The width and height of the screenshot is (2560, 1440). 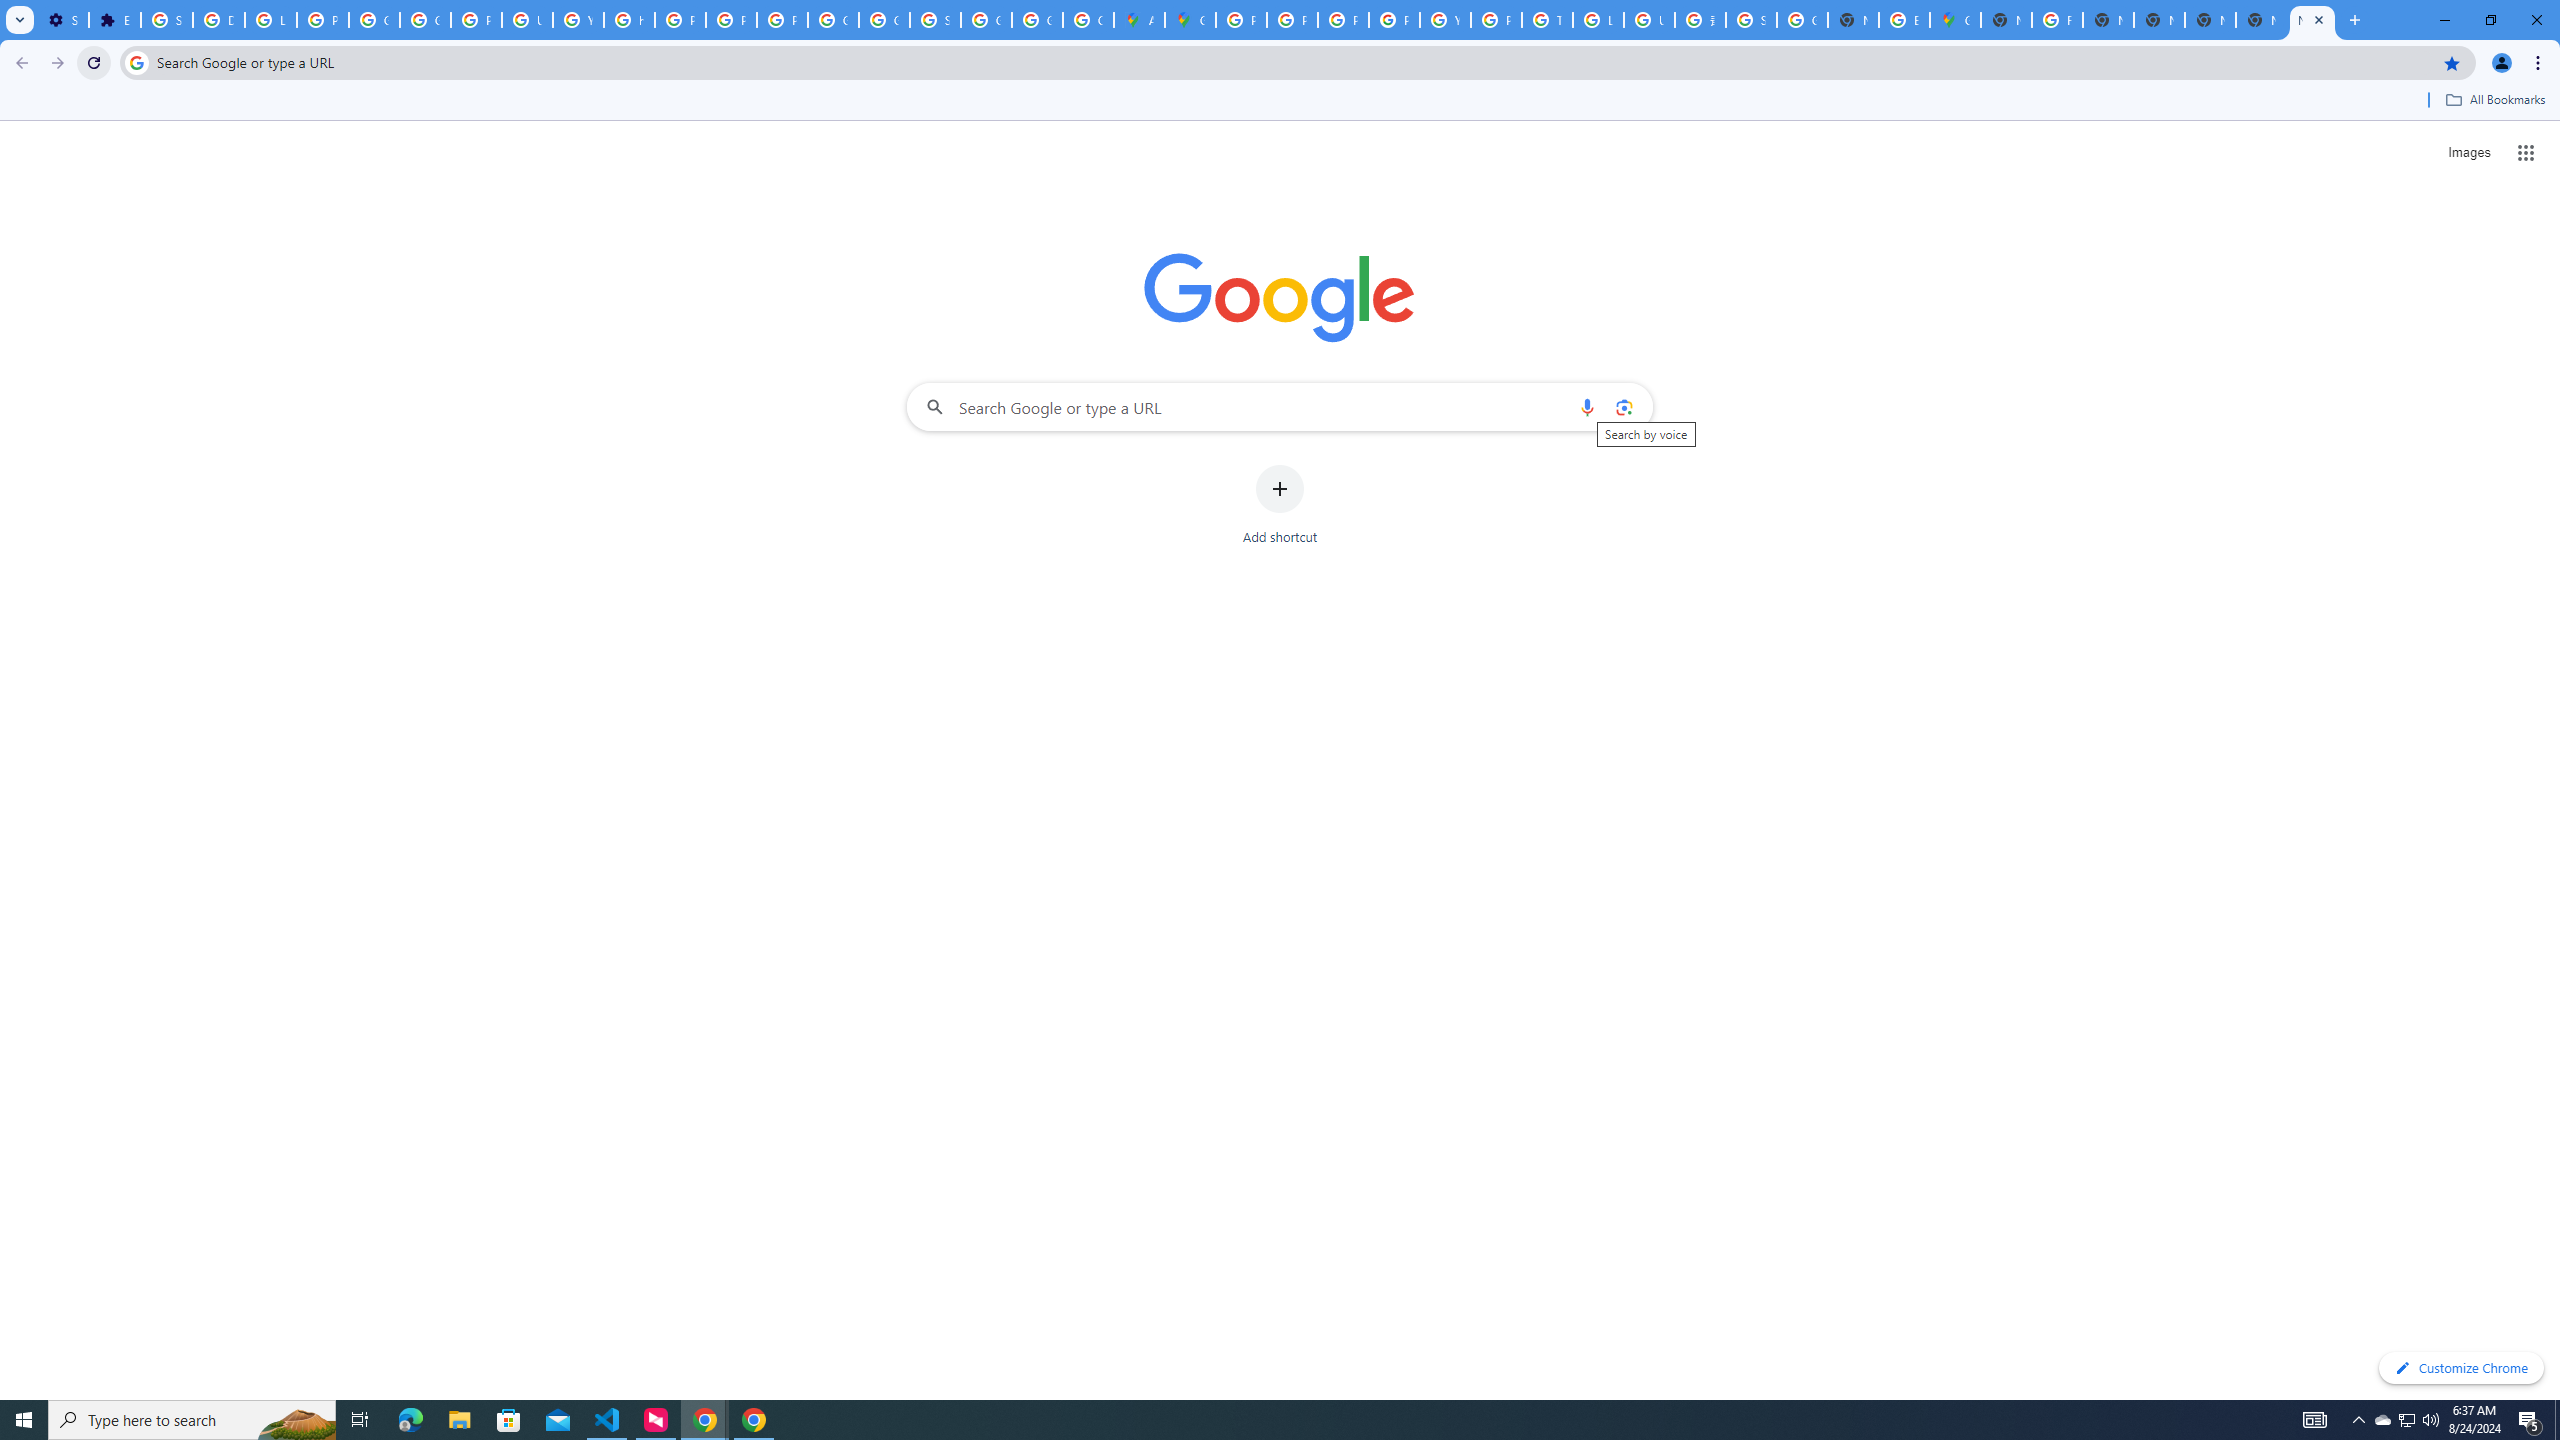 I want to click on 'Sign in - Google Accounts', so click(x=167, y=19).